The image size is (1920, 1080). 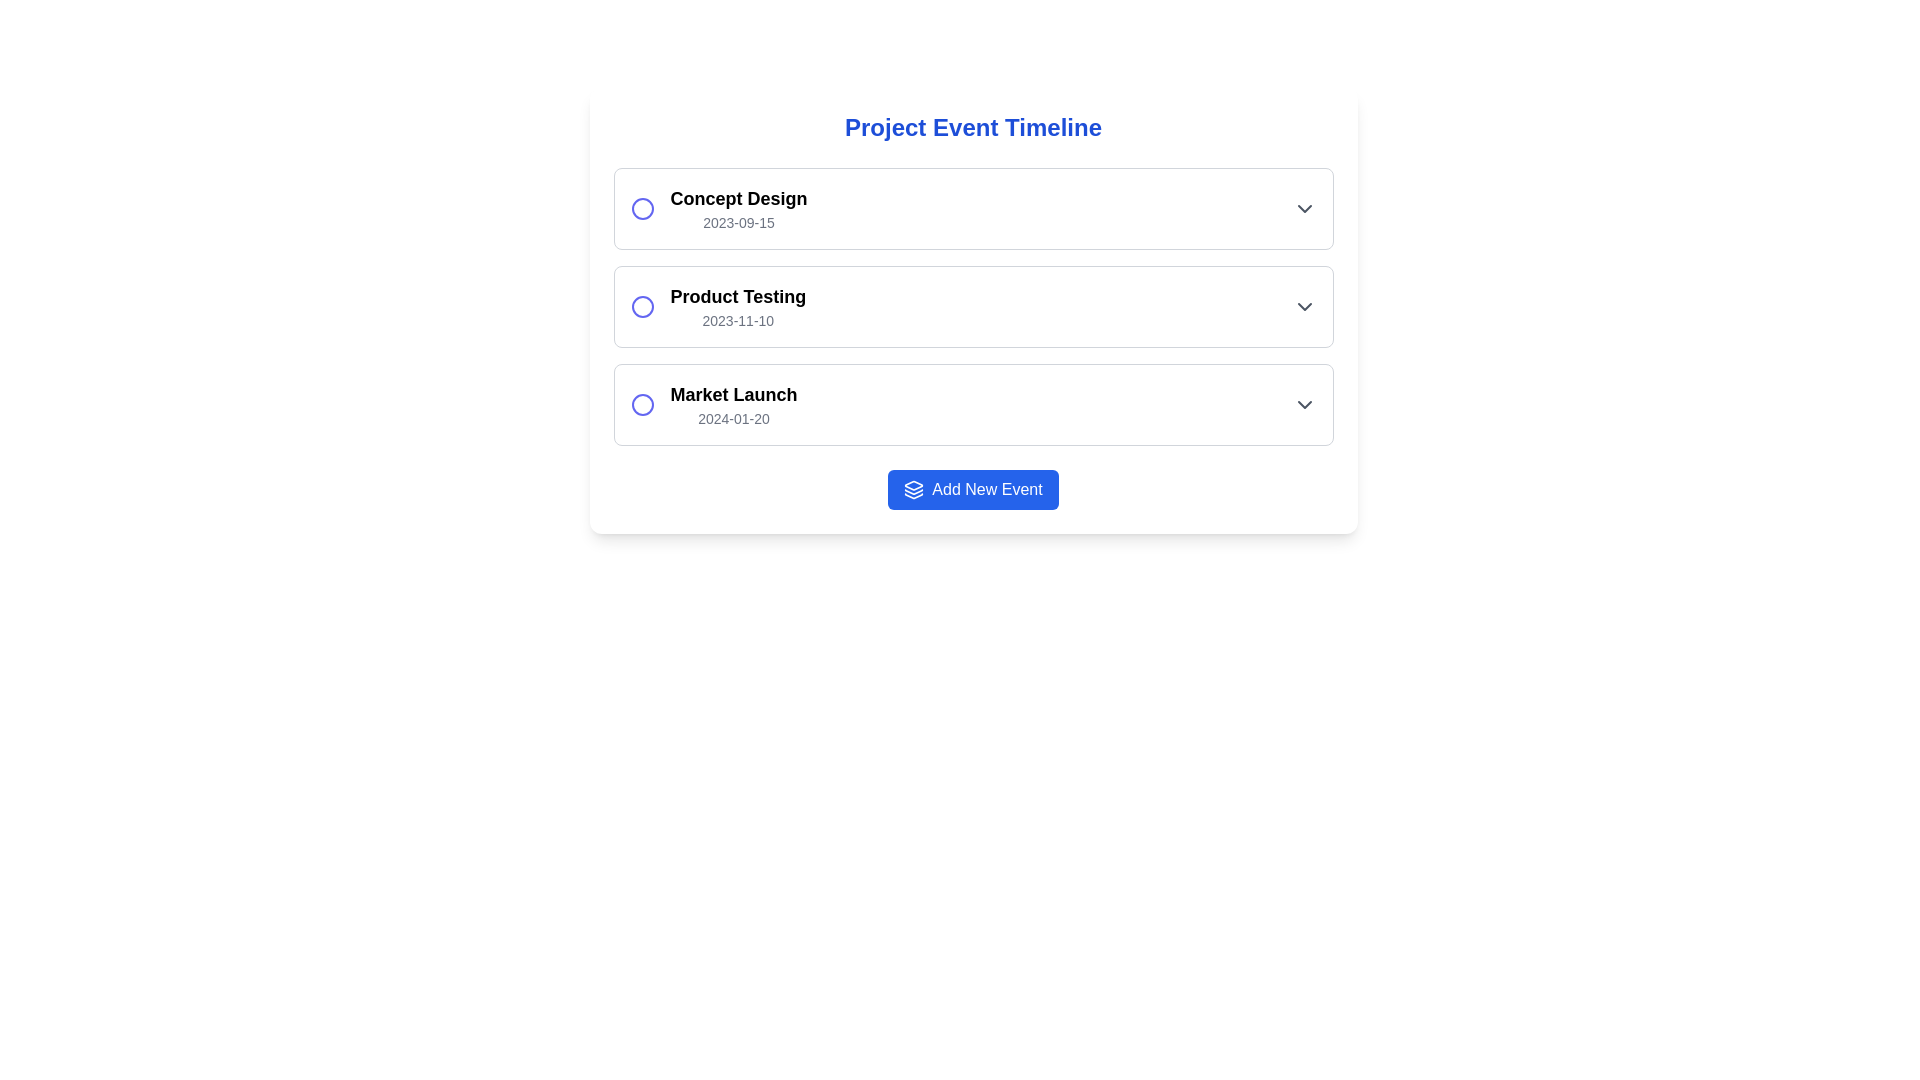 I want to click on the first Event card, so click(x=719, y=208).